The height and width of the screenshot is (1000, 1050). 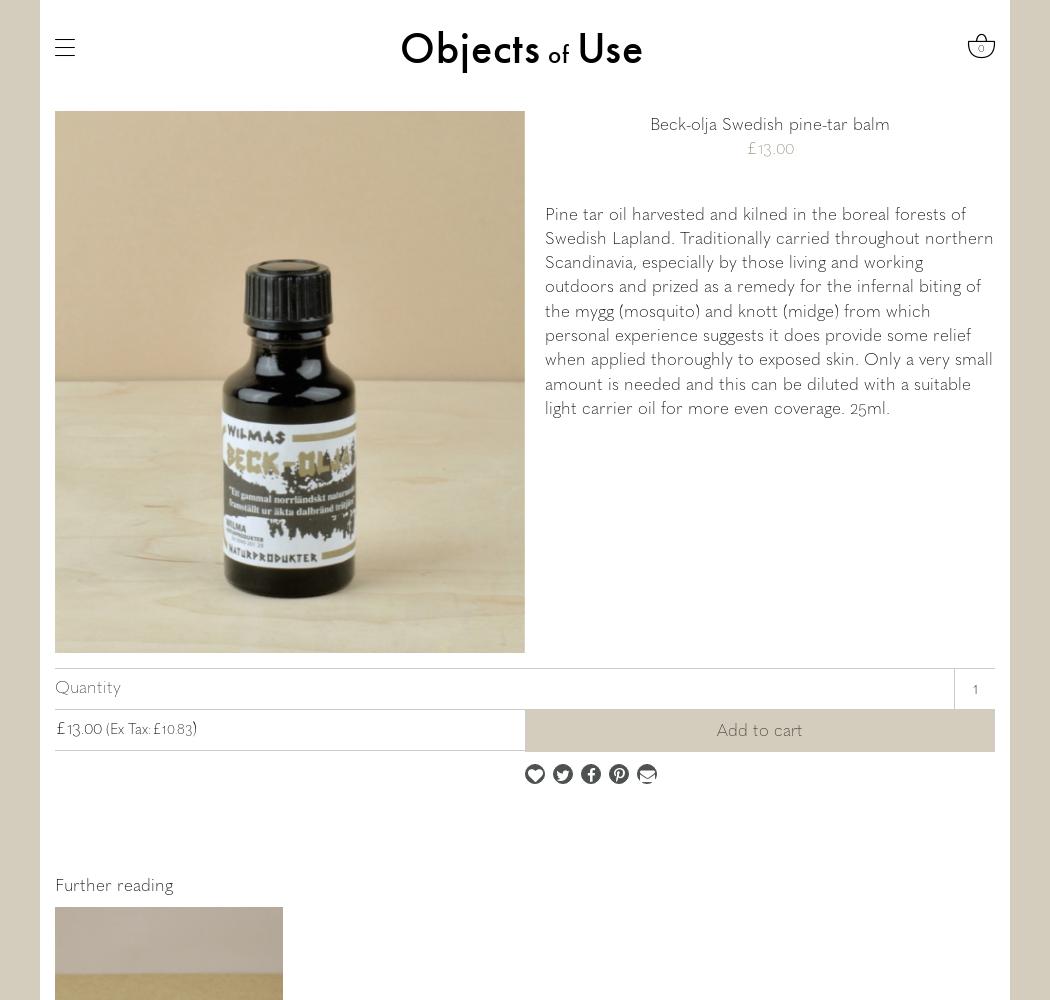 What do you see at coordinates (544, 308) in the screenshot?
I see `'Pine tar oil harvested and kilned in the boreal forests of Swedish Lapland. Traditionally carried throughout northern Scandinavia, especially by those living and working outdoors and prized as a remedy for the infernal biting of the mygg (mosquito) and knott (midge) from which personal experience suggests it does provide some relief when applied thoroughly to exposed skin. Only a very small amount is needed and this can be diluted with a suitable light carrier oil for more even coverage.'` at bounding box center [544, 308].